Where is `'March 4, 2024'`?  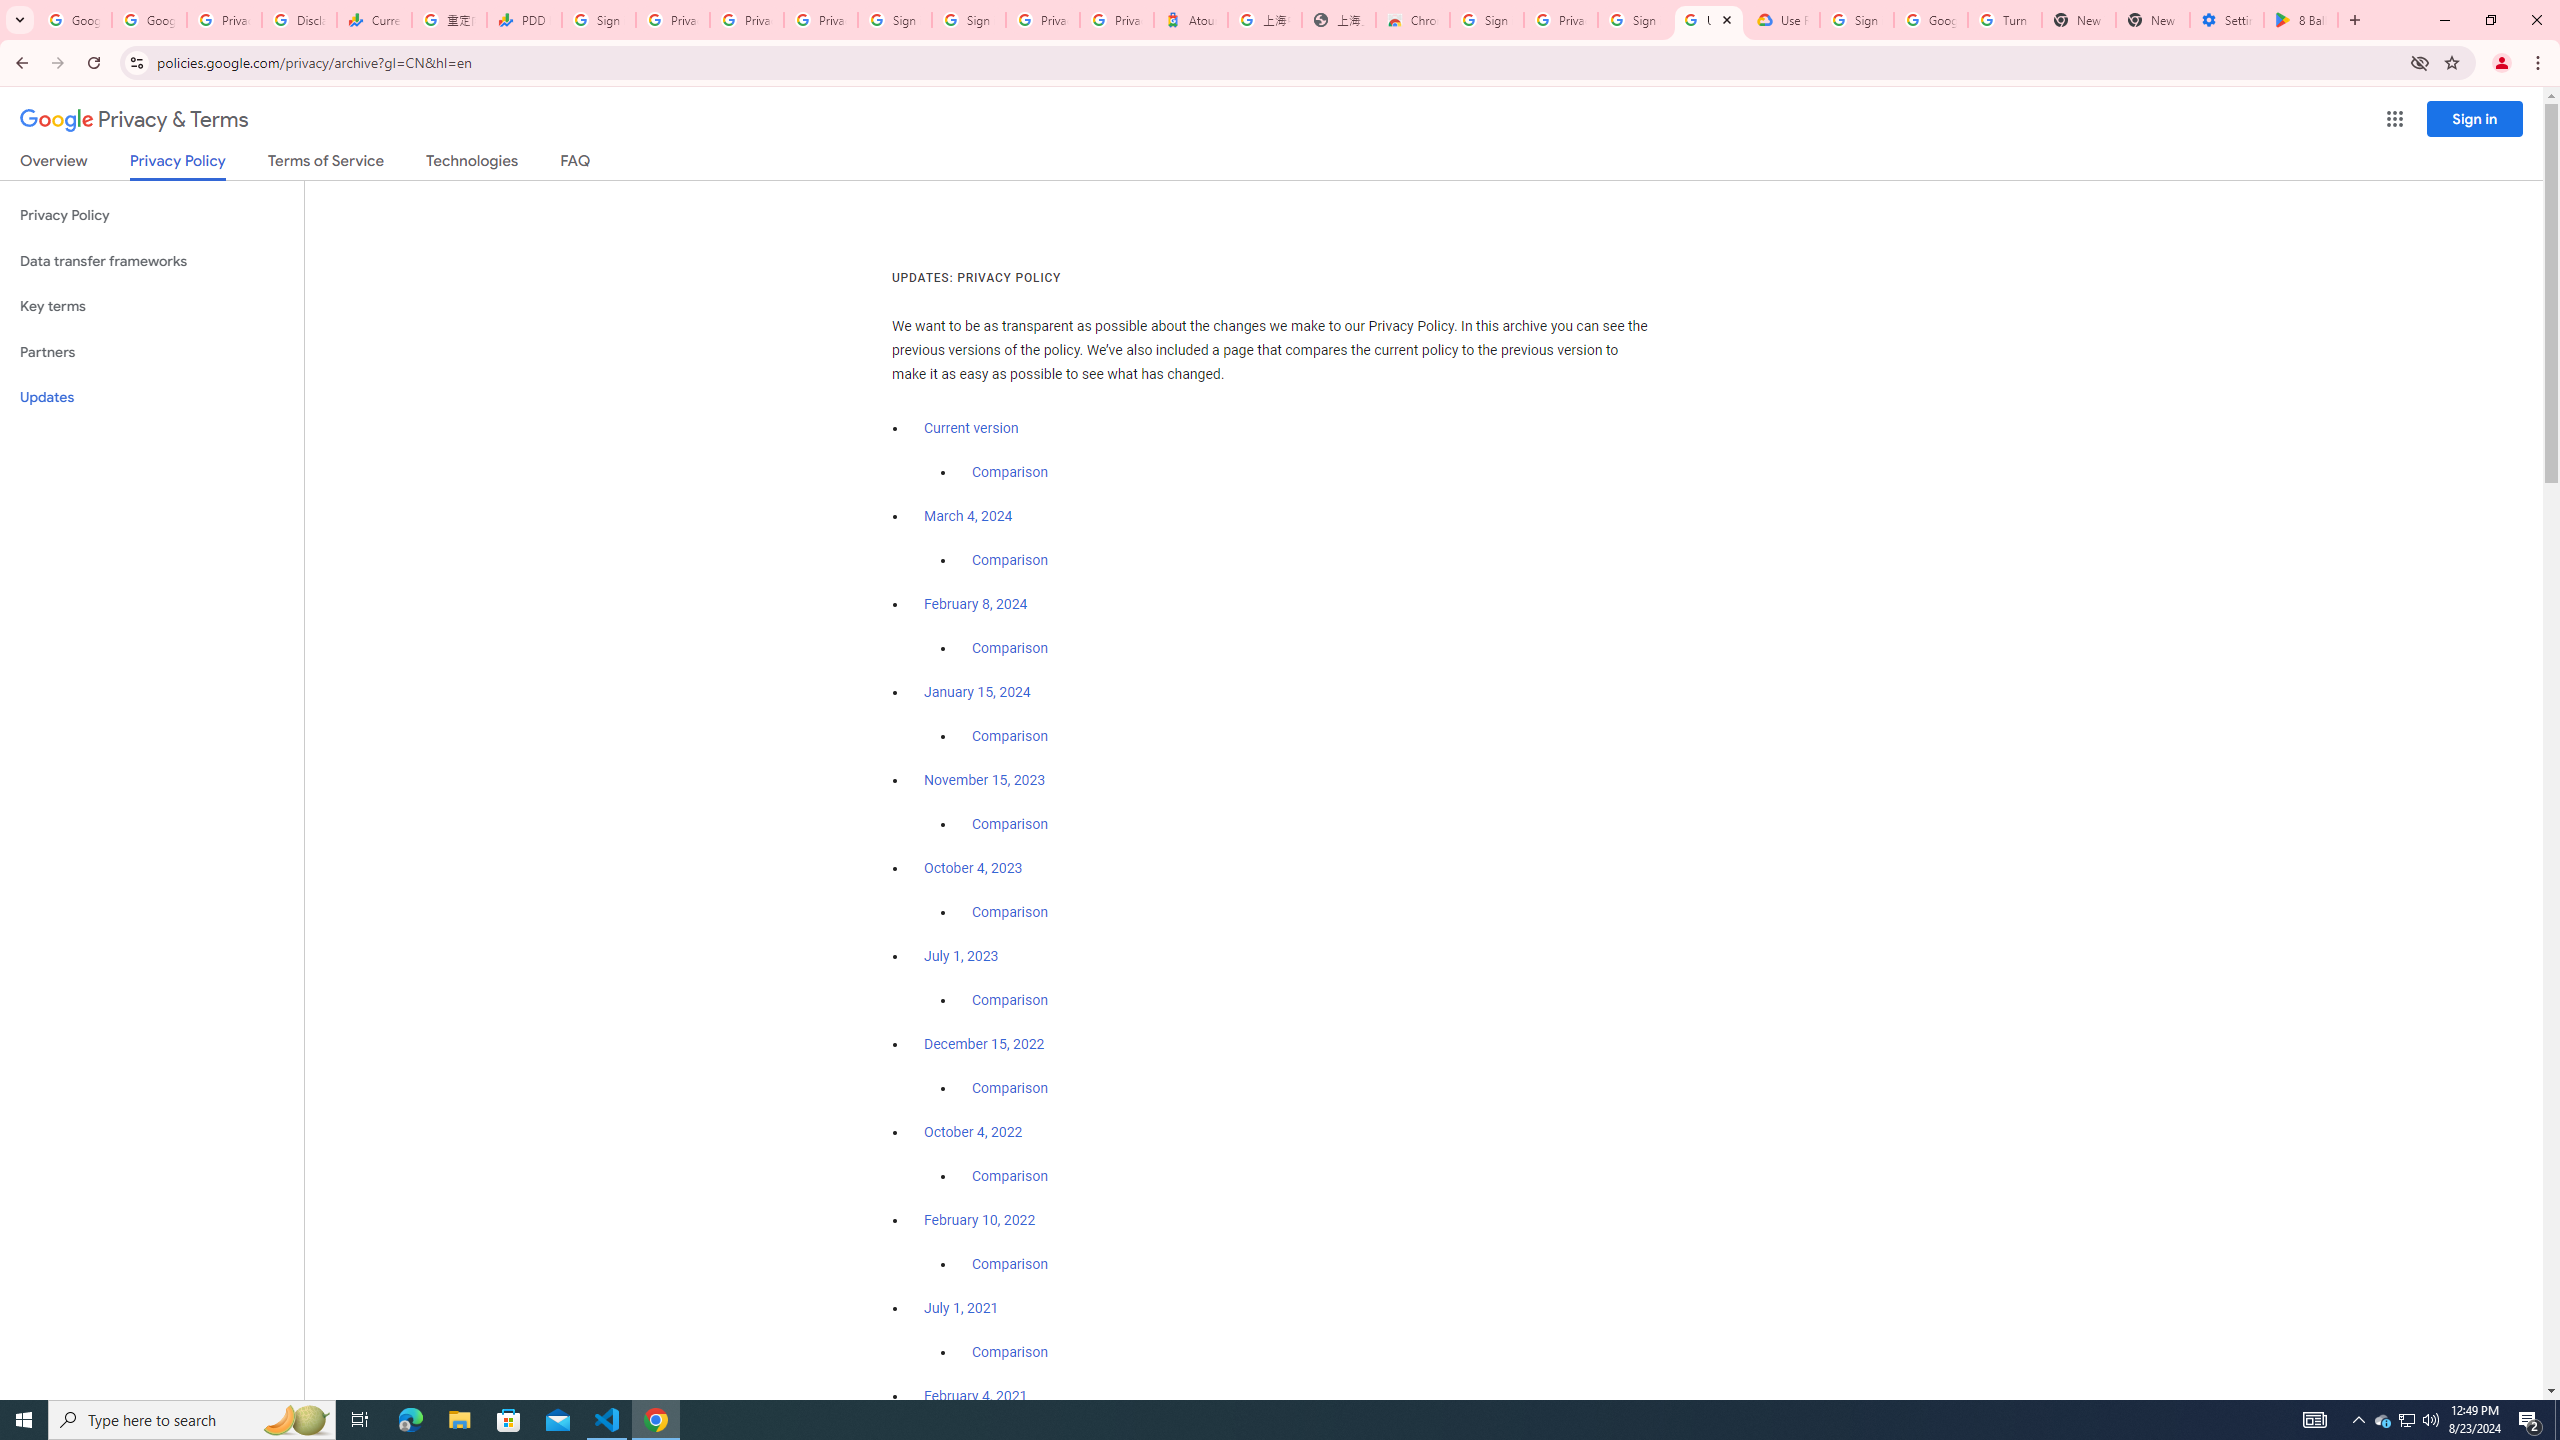 'March 4, 2024' is located at coordinates (967, 516).